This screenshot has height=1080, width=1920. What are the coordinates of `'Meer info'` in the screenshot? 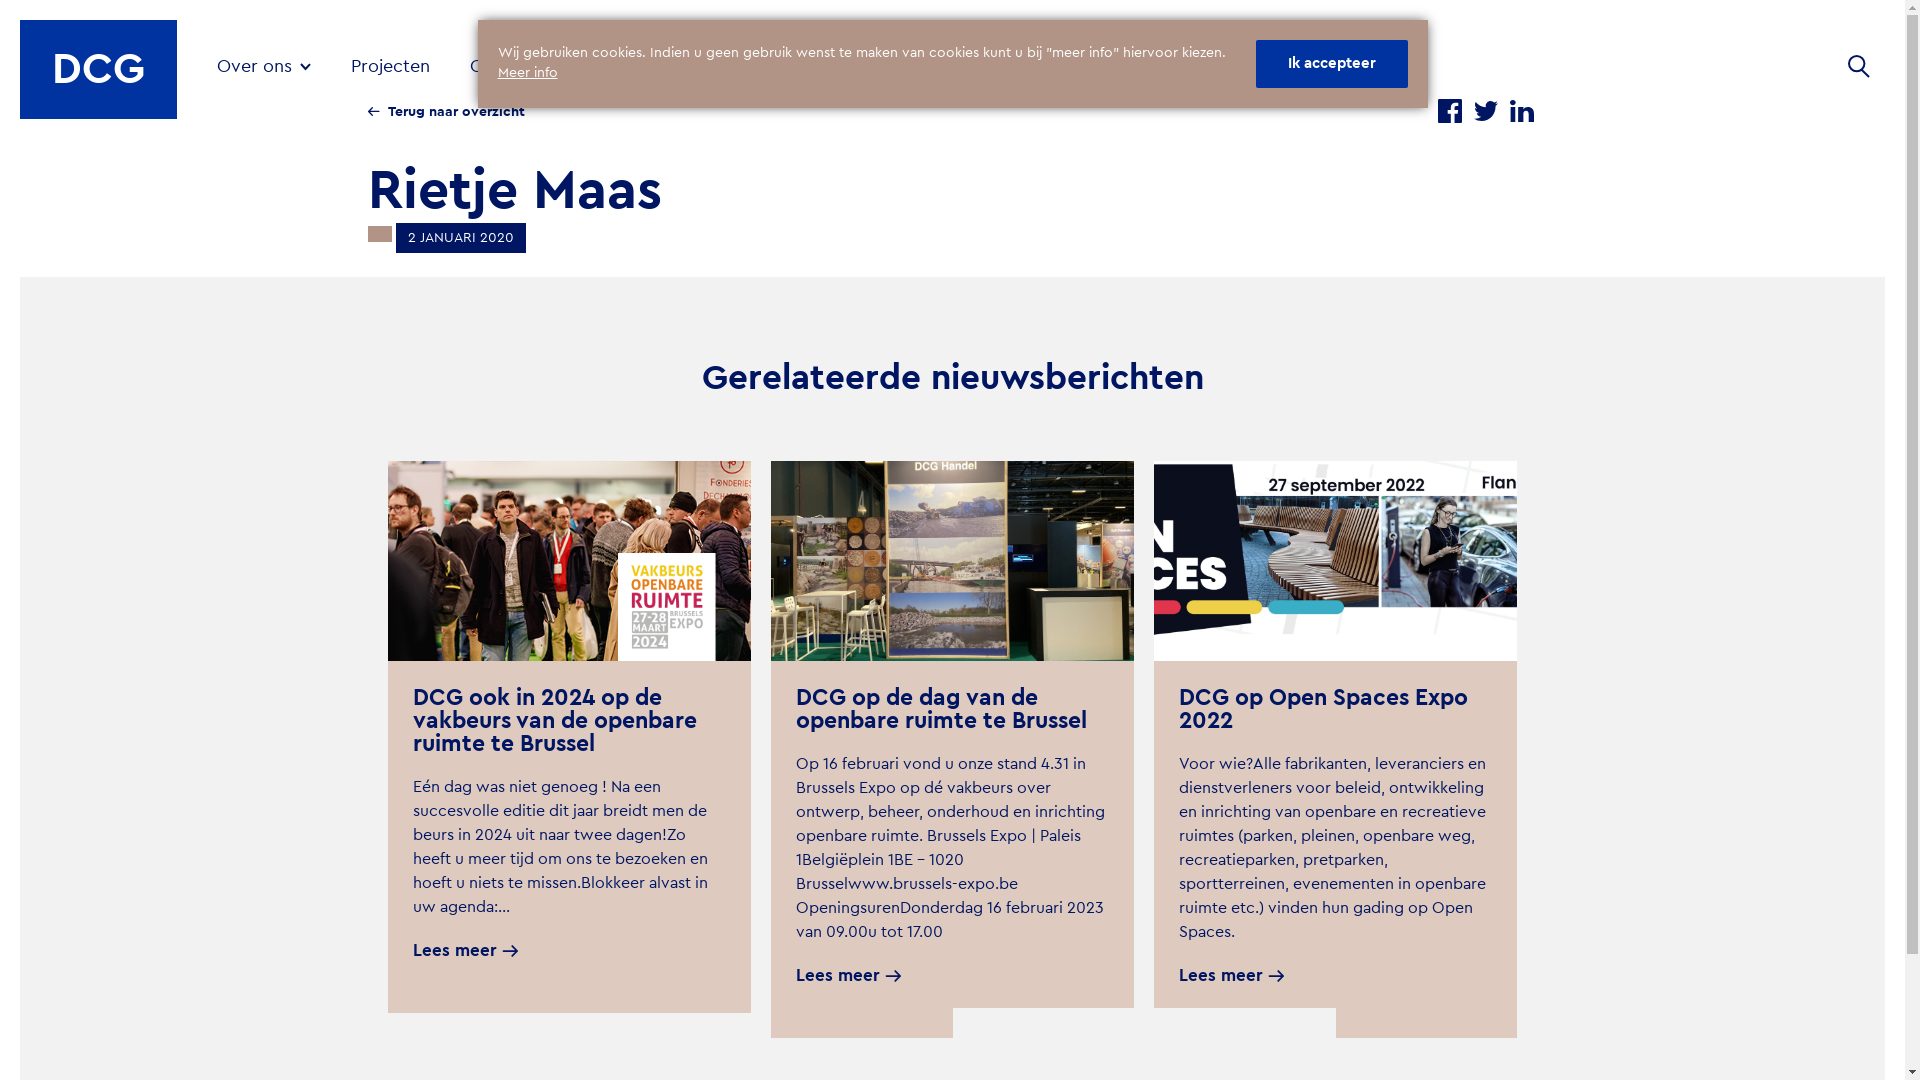 It's located at (528, 72).